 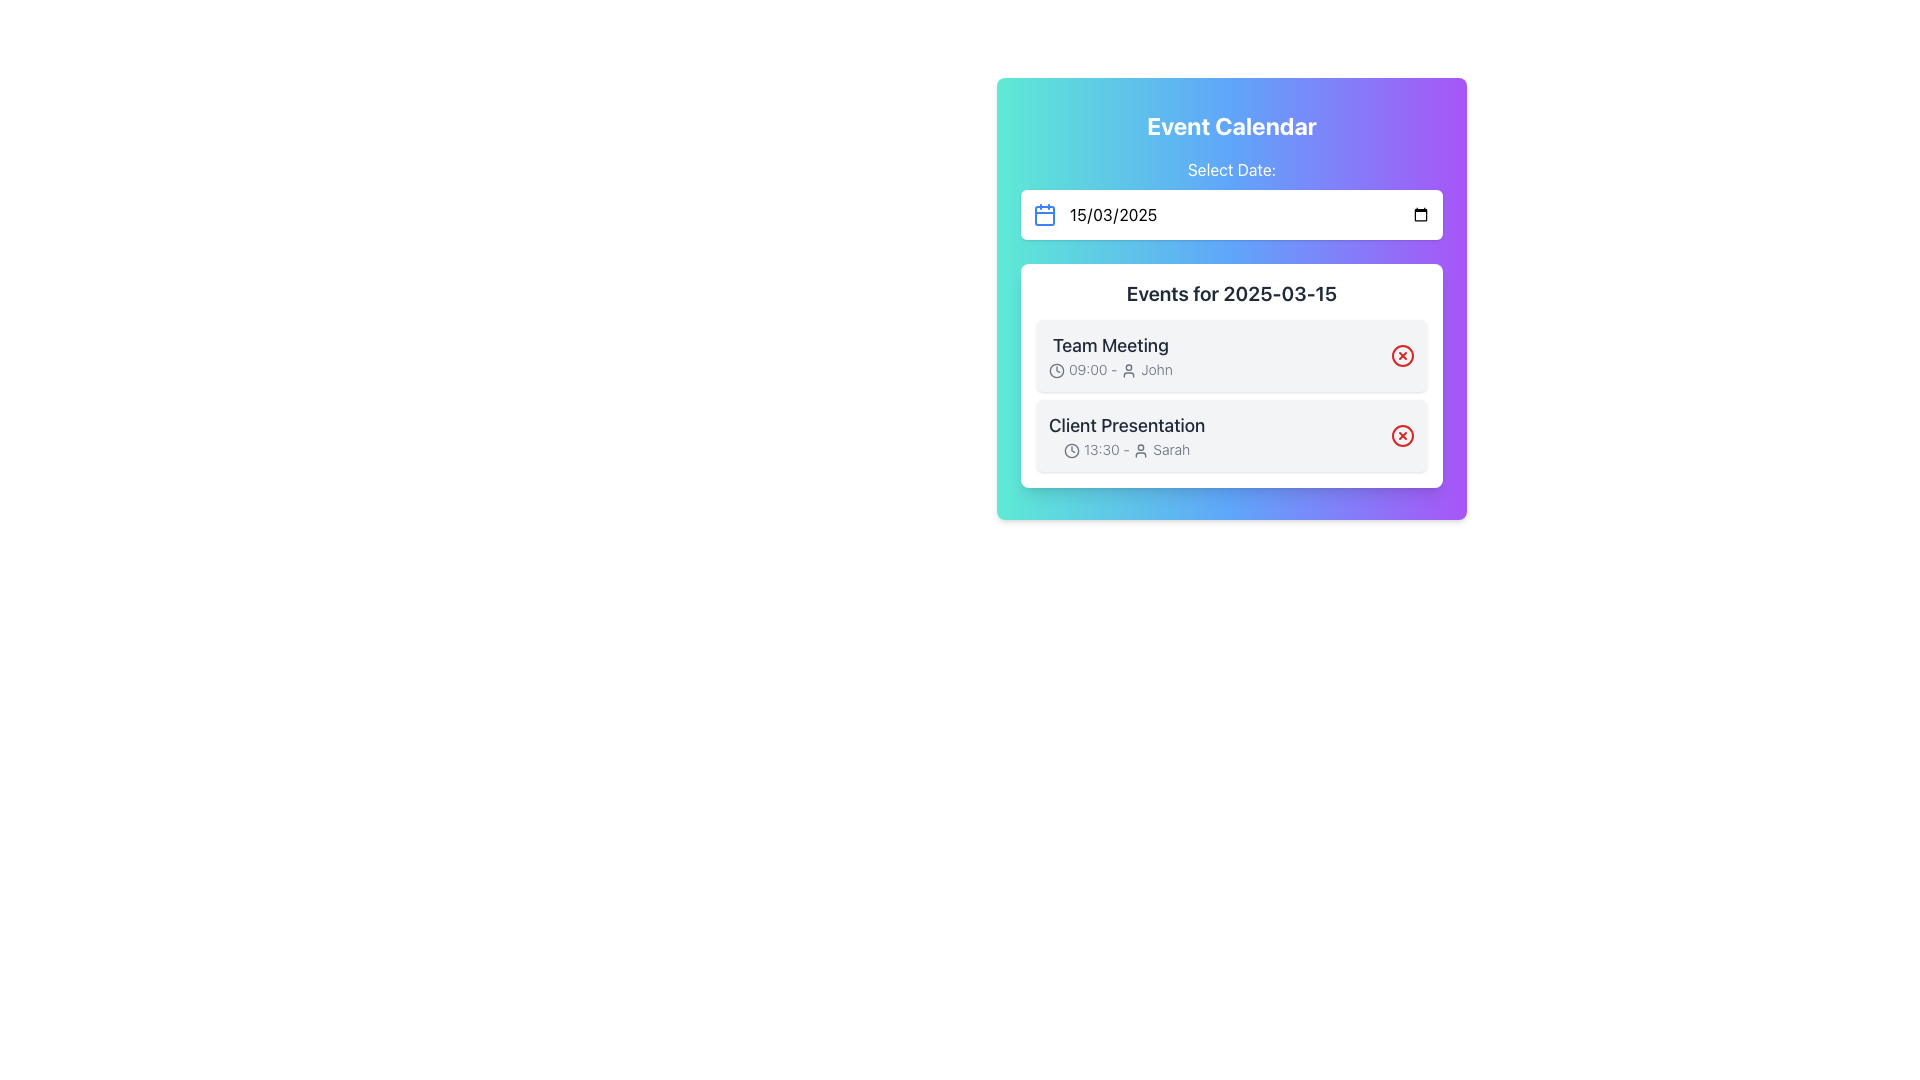 I want to click on the Text Heading indicating the date for scheduled events, which is located beneath the date selector and above the event summaries, so click(x=1231, y=293).